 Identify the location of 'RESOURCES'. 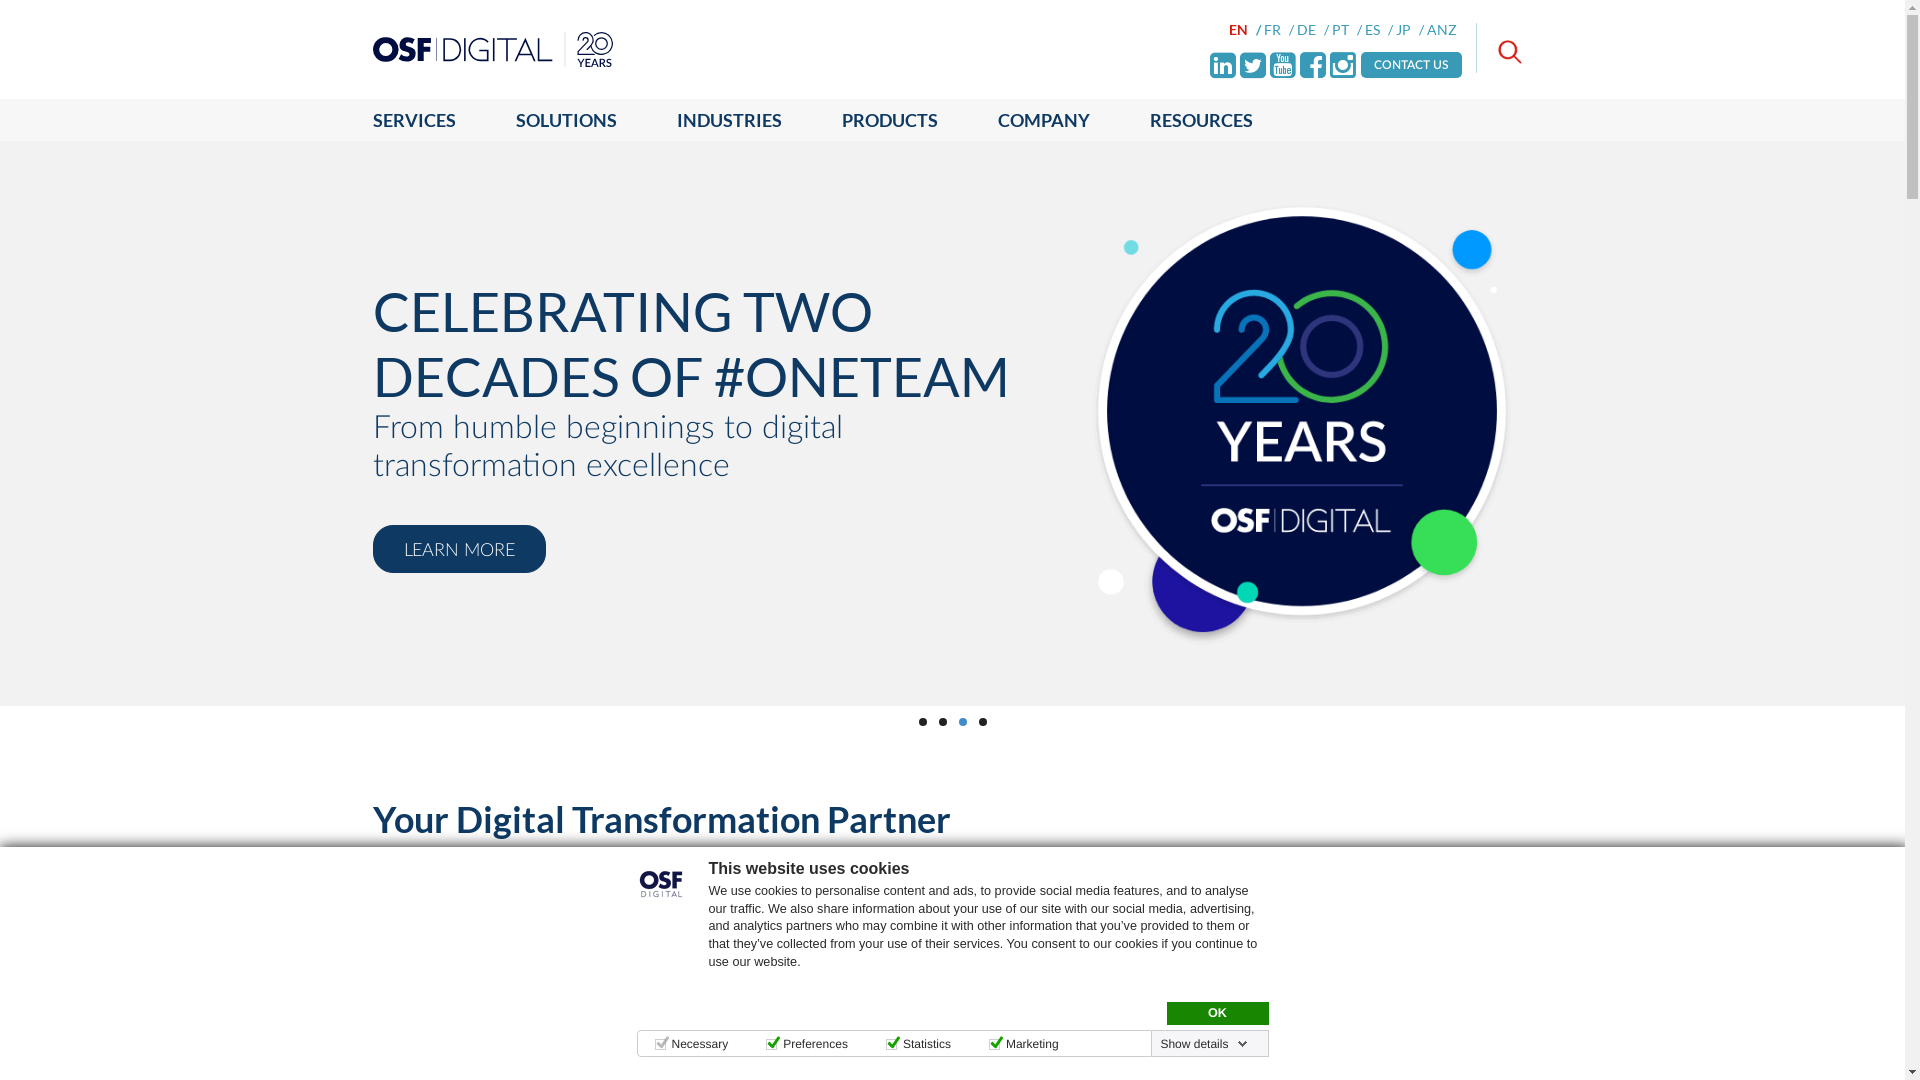
(1118, 119).